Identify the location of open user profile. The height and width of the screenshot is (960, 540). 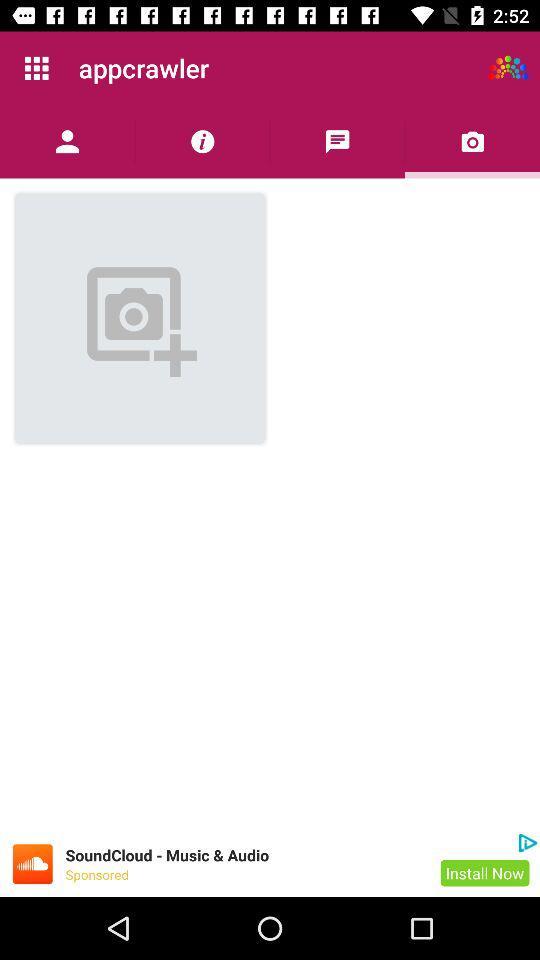
(67, 140).